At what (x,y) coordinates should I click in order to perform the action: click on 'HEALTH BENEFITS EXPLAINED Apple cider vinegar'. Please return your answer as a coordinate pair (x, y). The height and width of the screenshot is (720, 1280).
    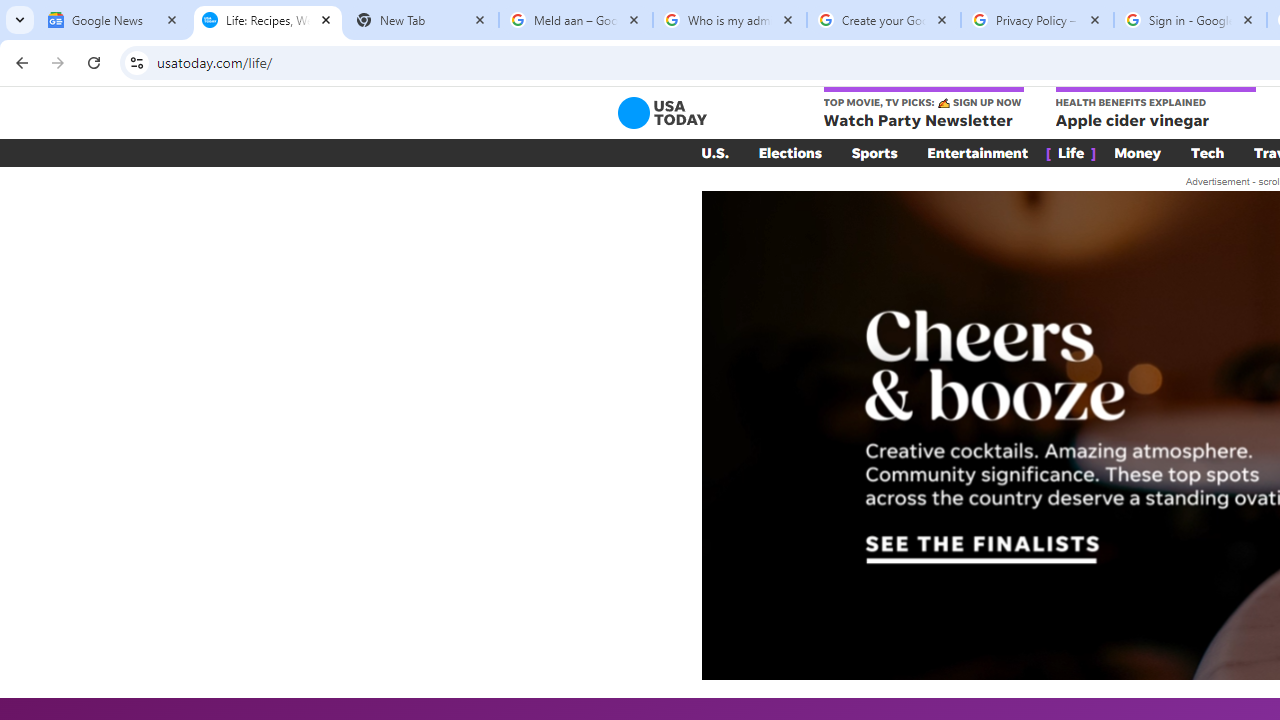
    Looking at the image, I should click on (1155, 109).